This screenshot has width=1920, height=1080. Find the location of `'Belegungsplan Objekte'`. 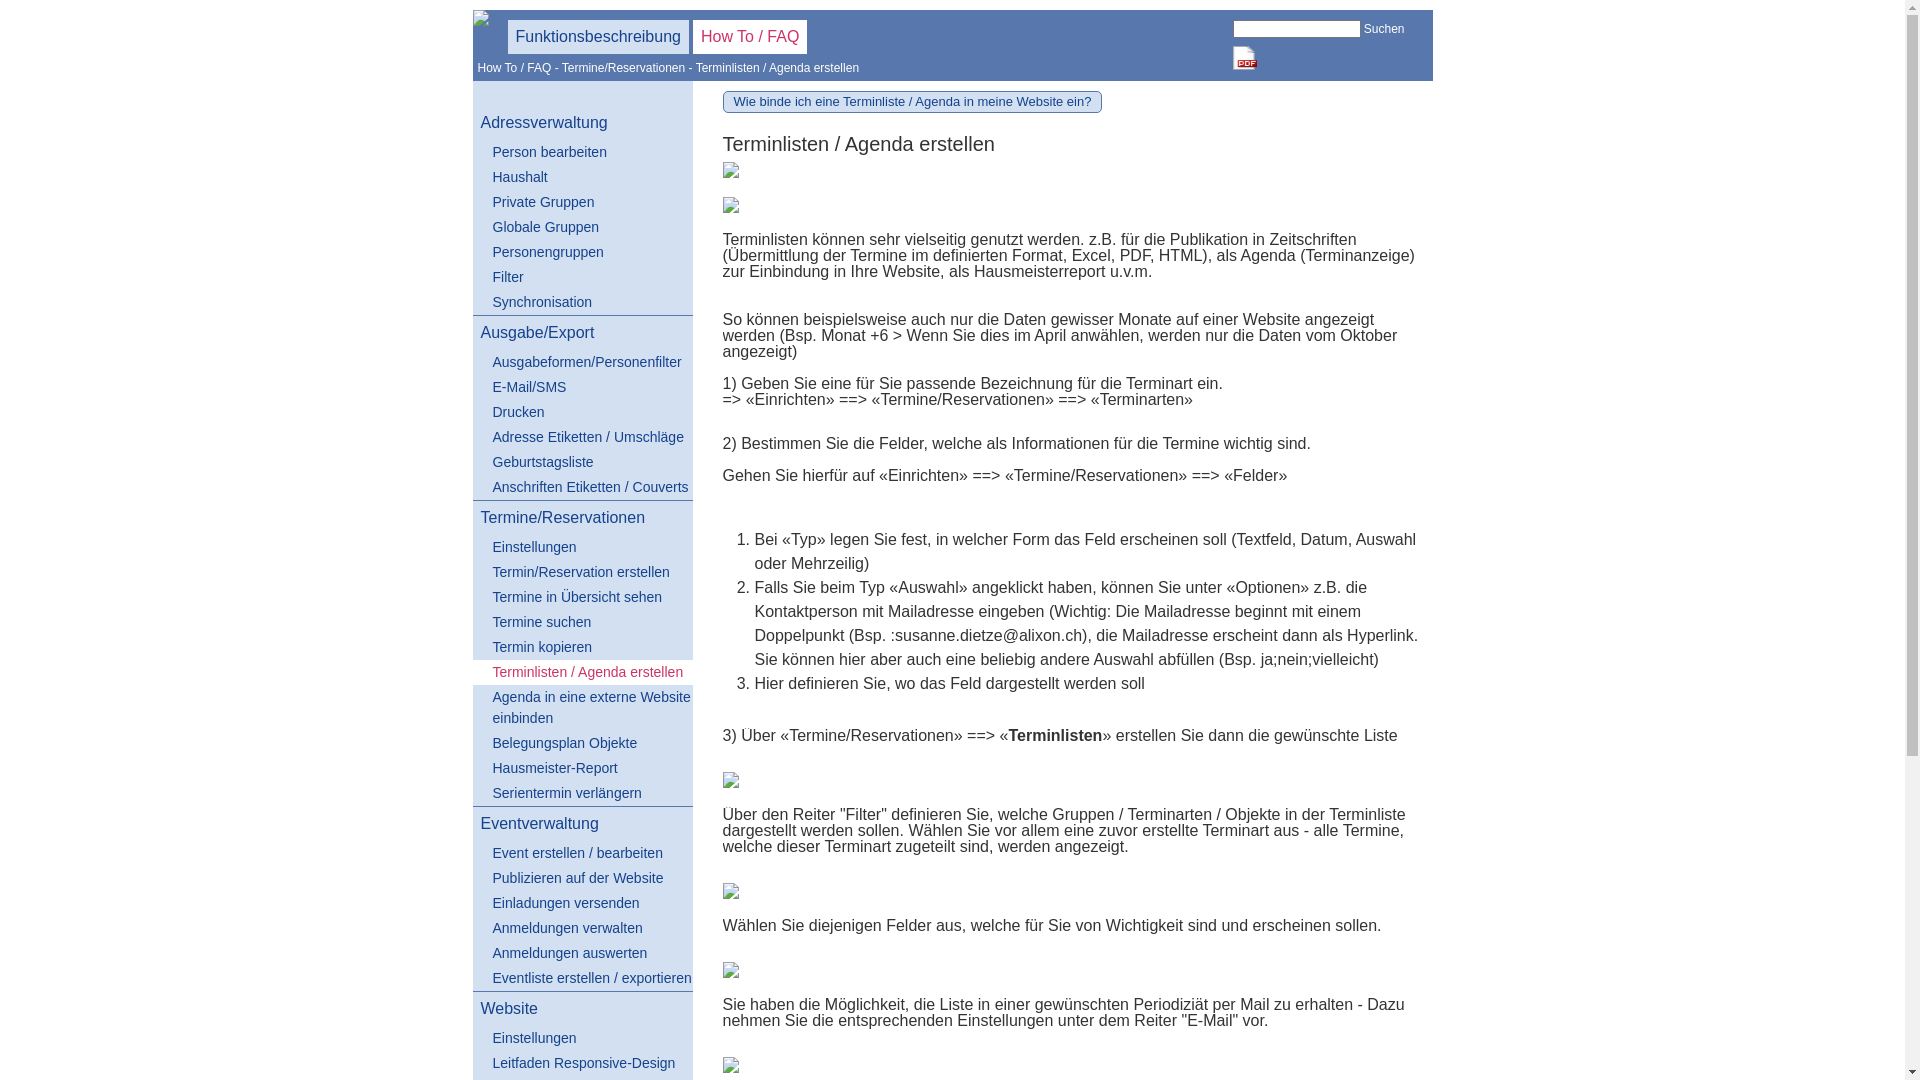

'Belegungsplan Objekte' is located at coordinates (580, 743).